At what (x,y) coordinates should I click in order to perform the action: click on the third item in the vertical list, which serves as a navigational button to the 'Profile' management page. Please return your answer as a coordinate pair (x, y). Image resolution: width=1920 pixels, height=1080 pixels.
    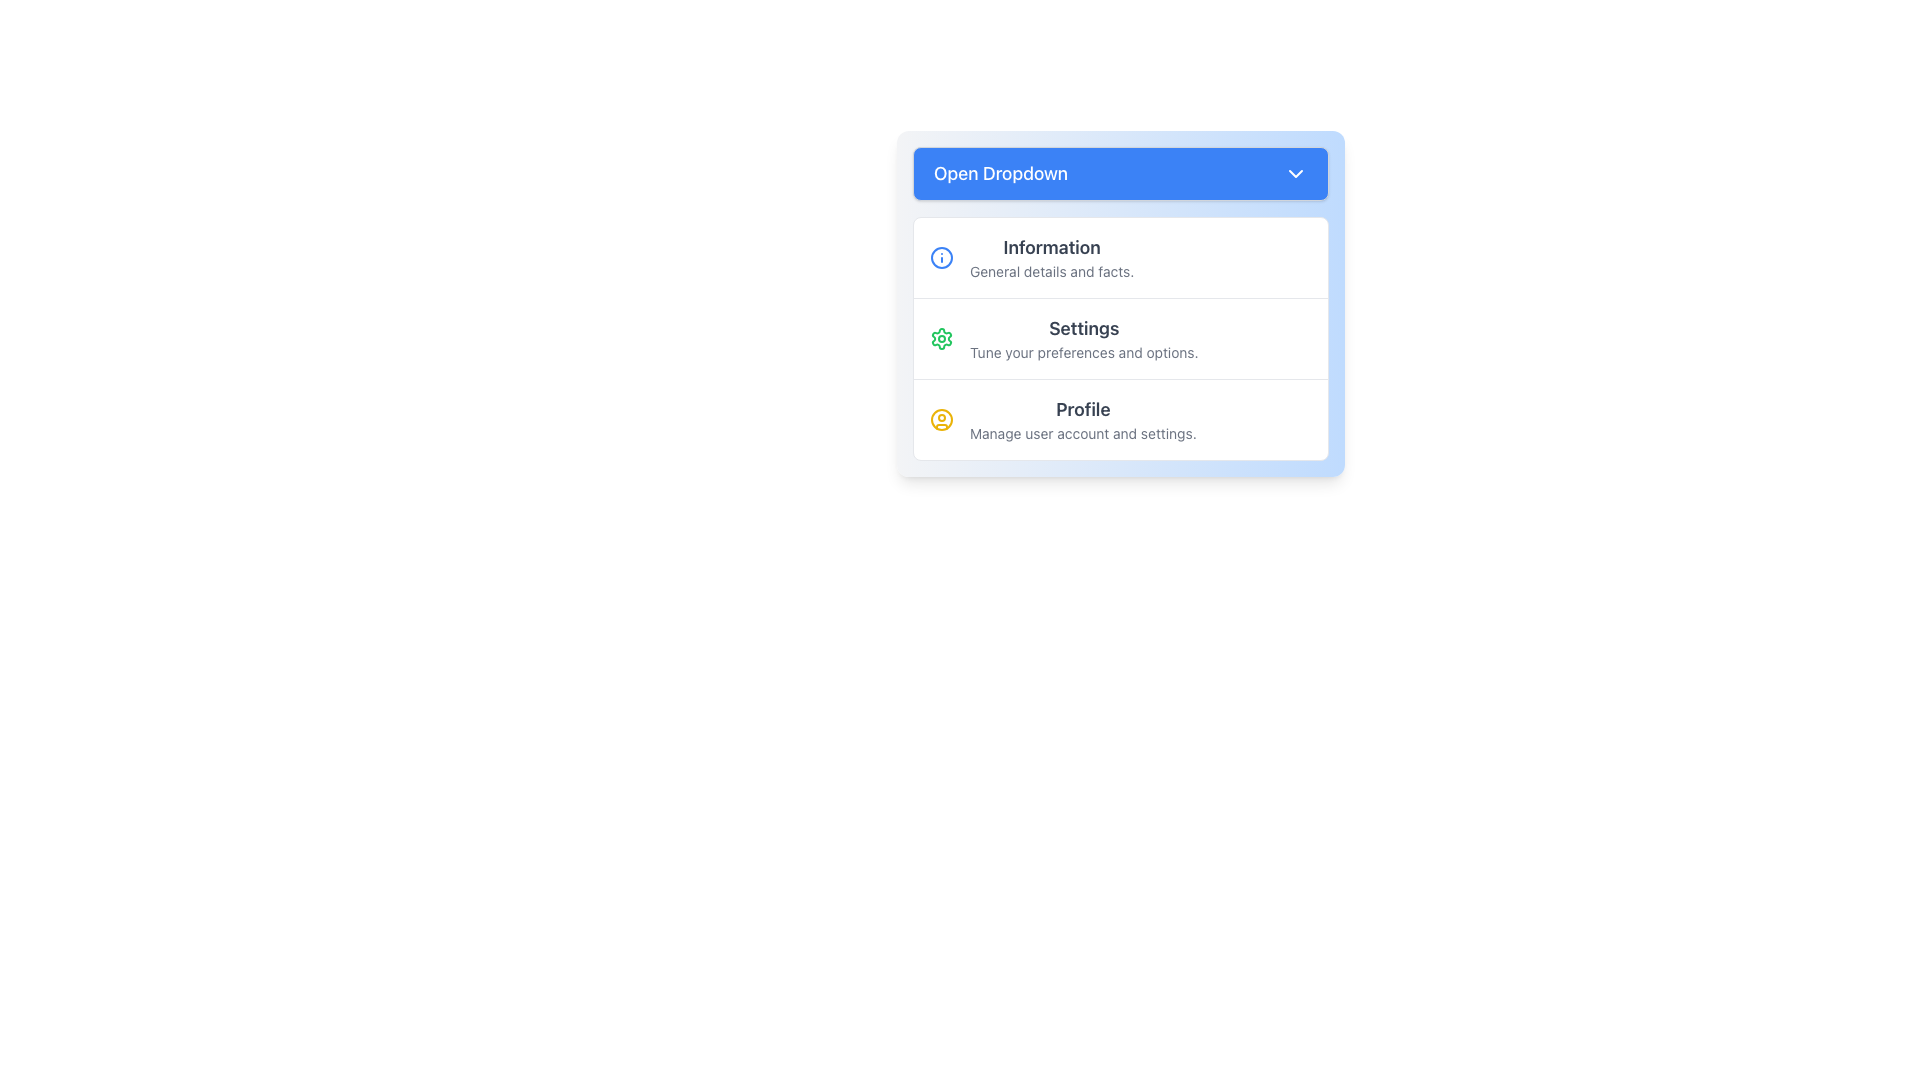
    Looking at the image, I should click on (1121, 419).